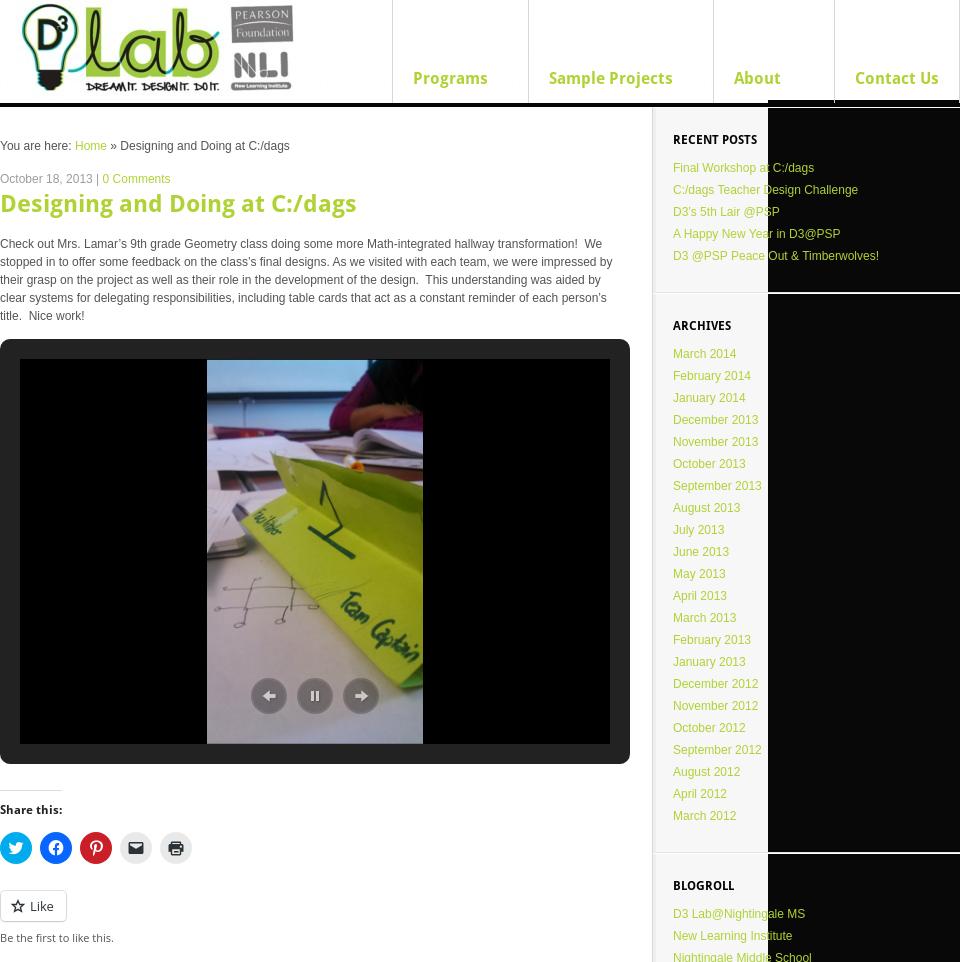 The height and width of the screenshot is (962, 960). I want to click on 'Archives', so click(701, 325).